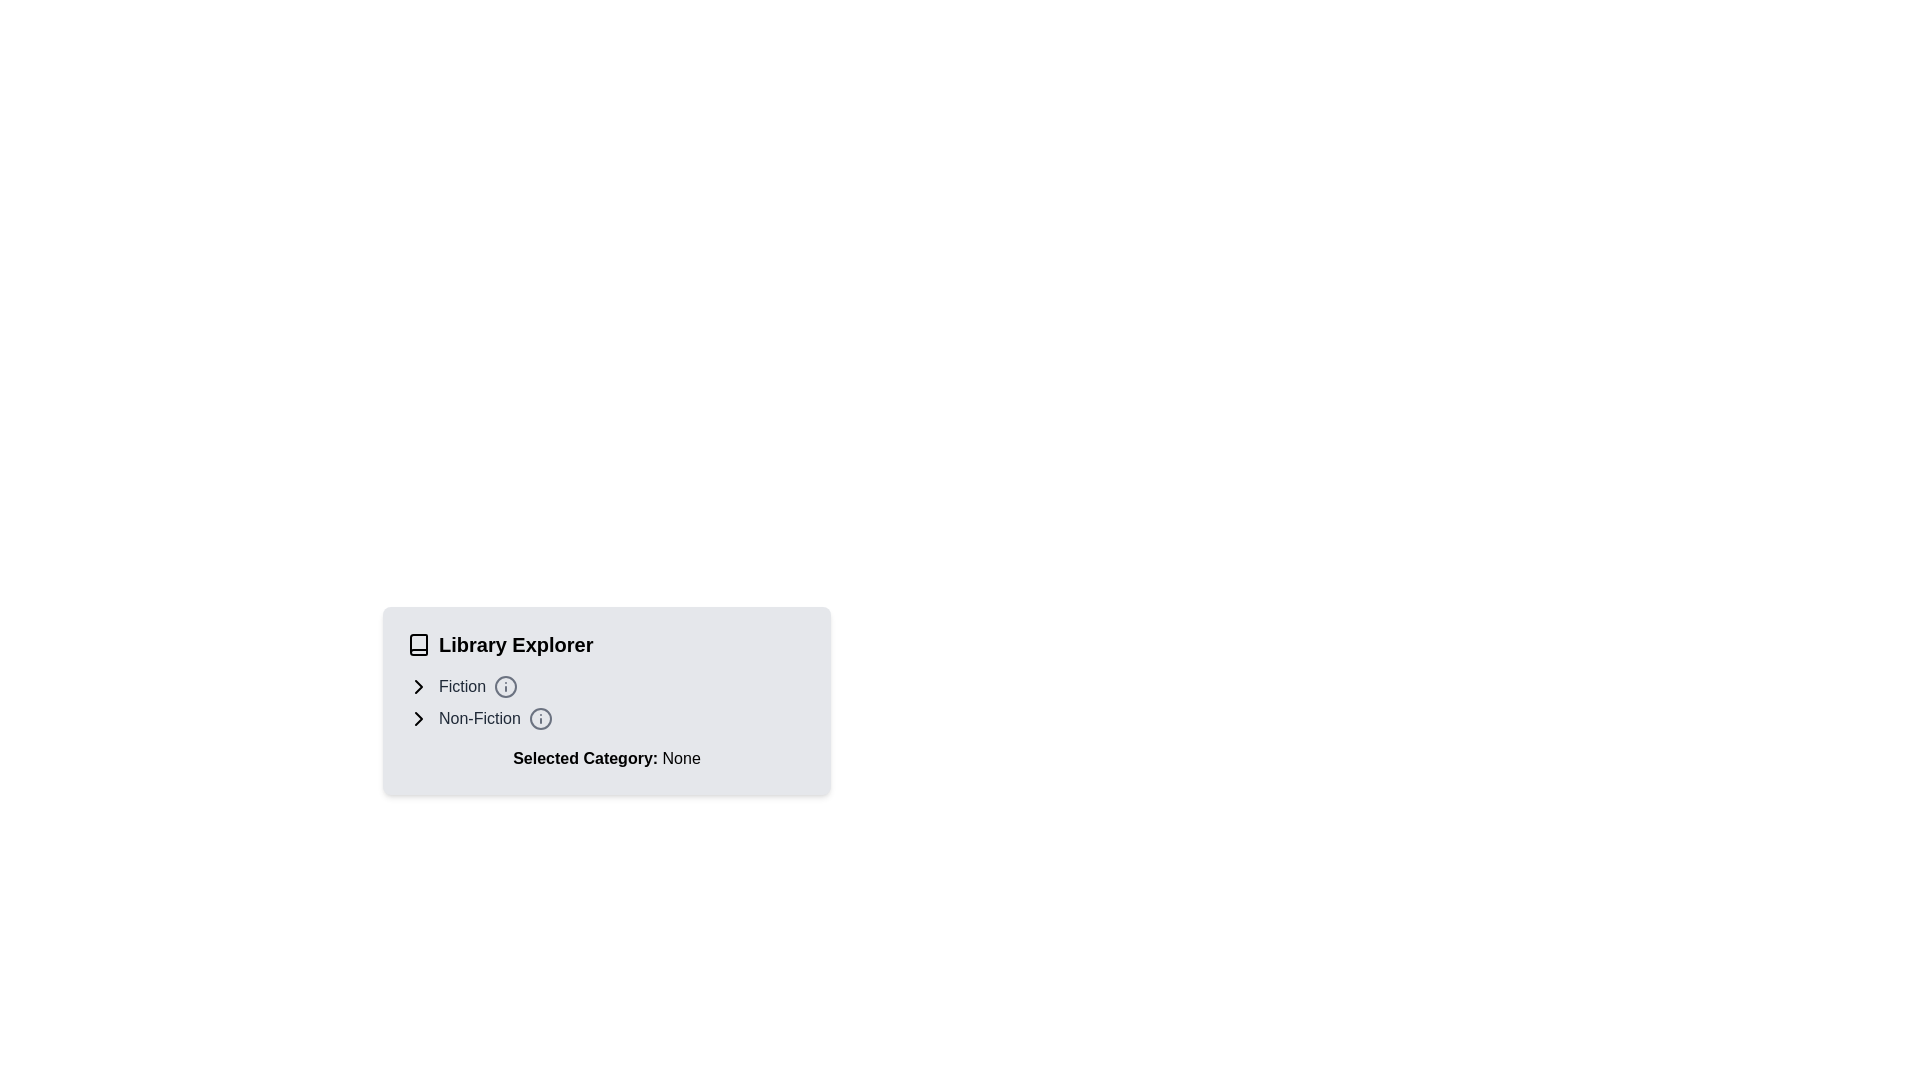 The width and height of the screenshot is (1920, 1080). Describe the element at coordinates (540, 717) in the screenshot. I see `the SVG circle element that is part of the icon next to the text 'Non-Fiction' in the 'Library Explorer' panel` at that location.